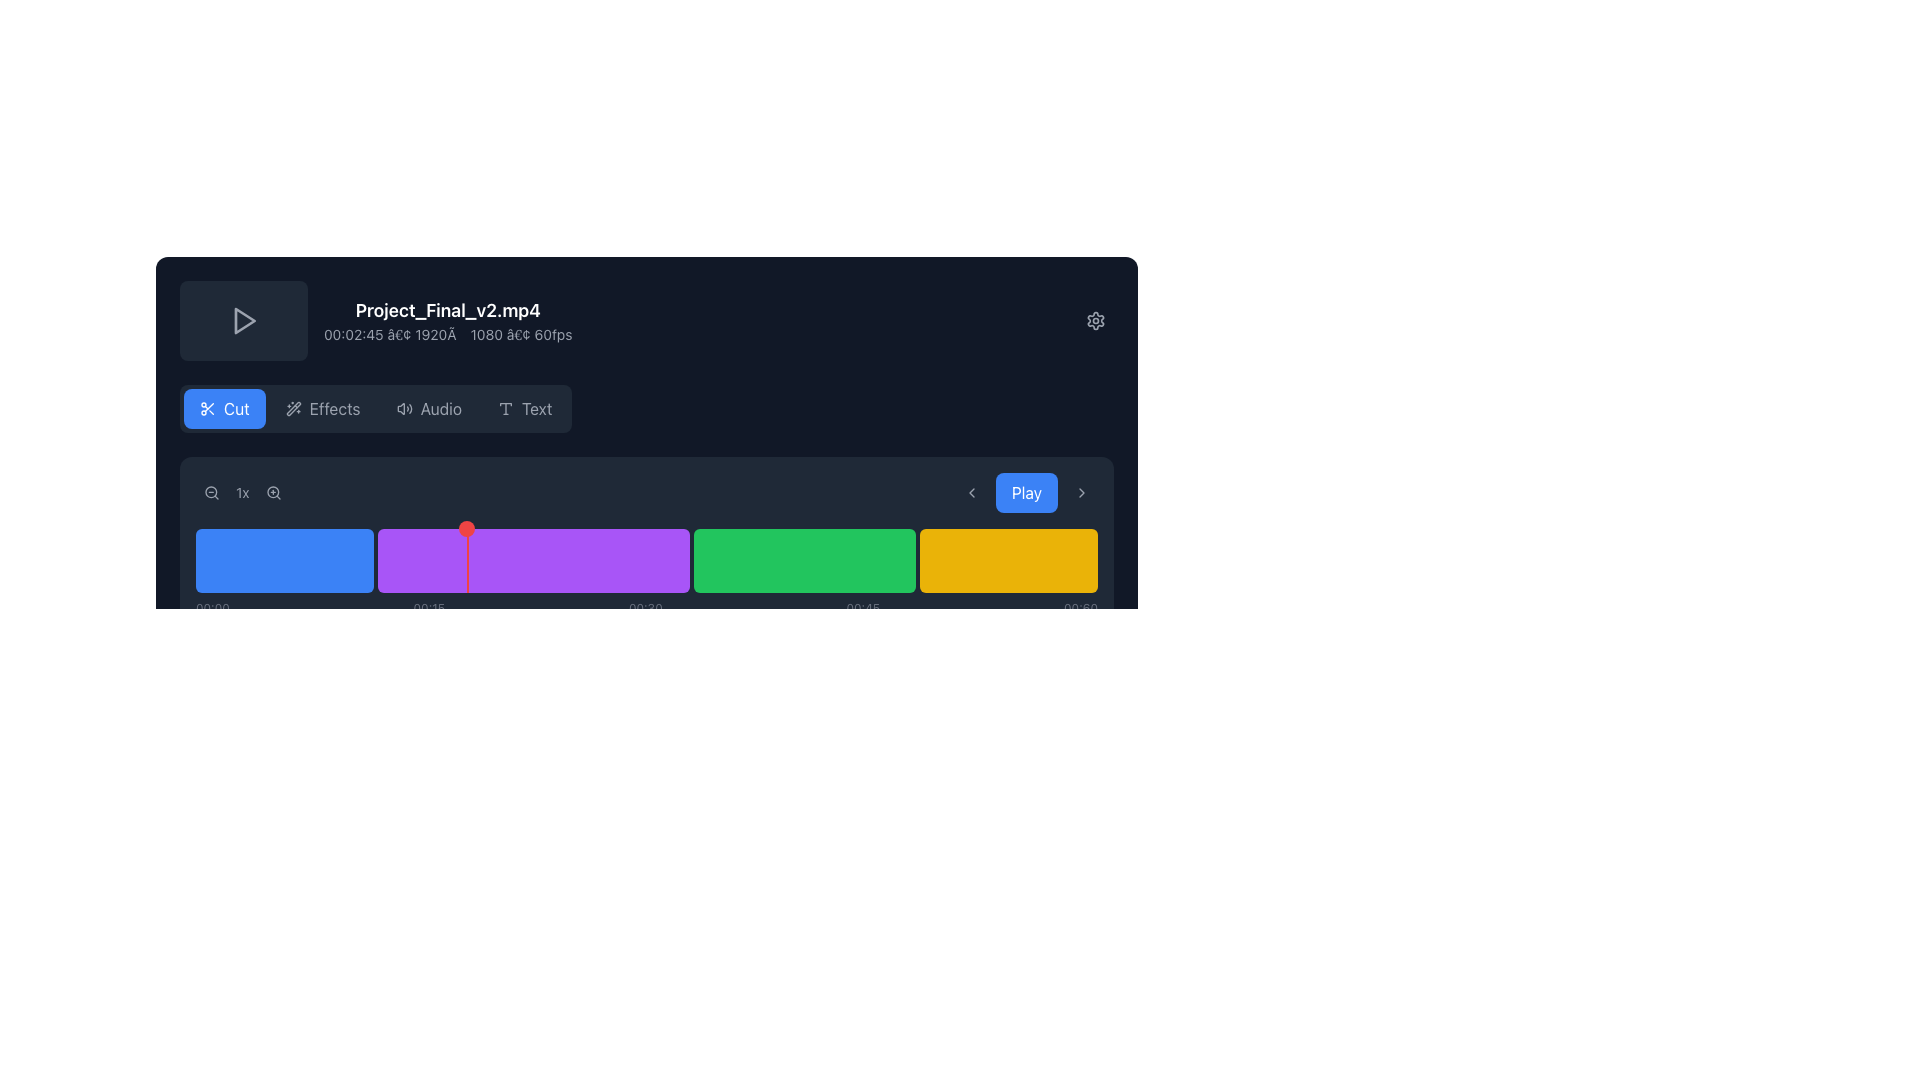  Describe the element at coordinates (647, 608) in the screenshot. I see `the horizontal sequence of timestamp labels for timeline navigation, located below the progress indicator and centered within the interface` at that location.